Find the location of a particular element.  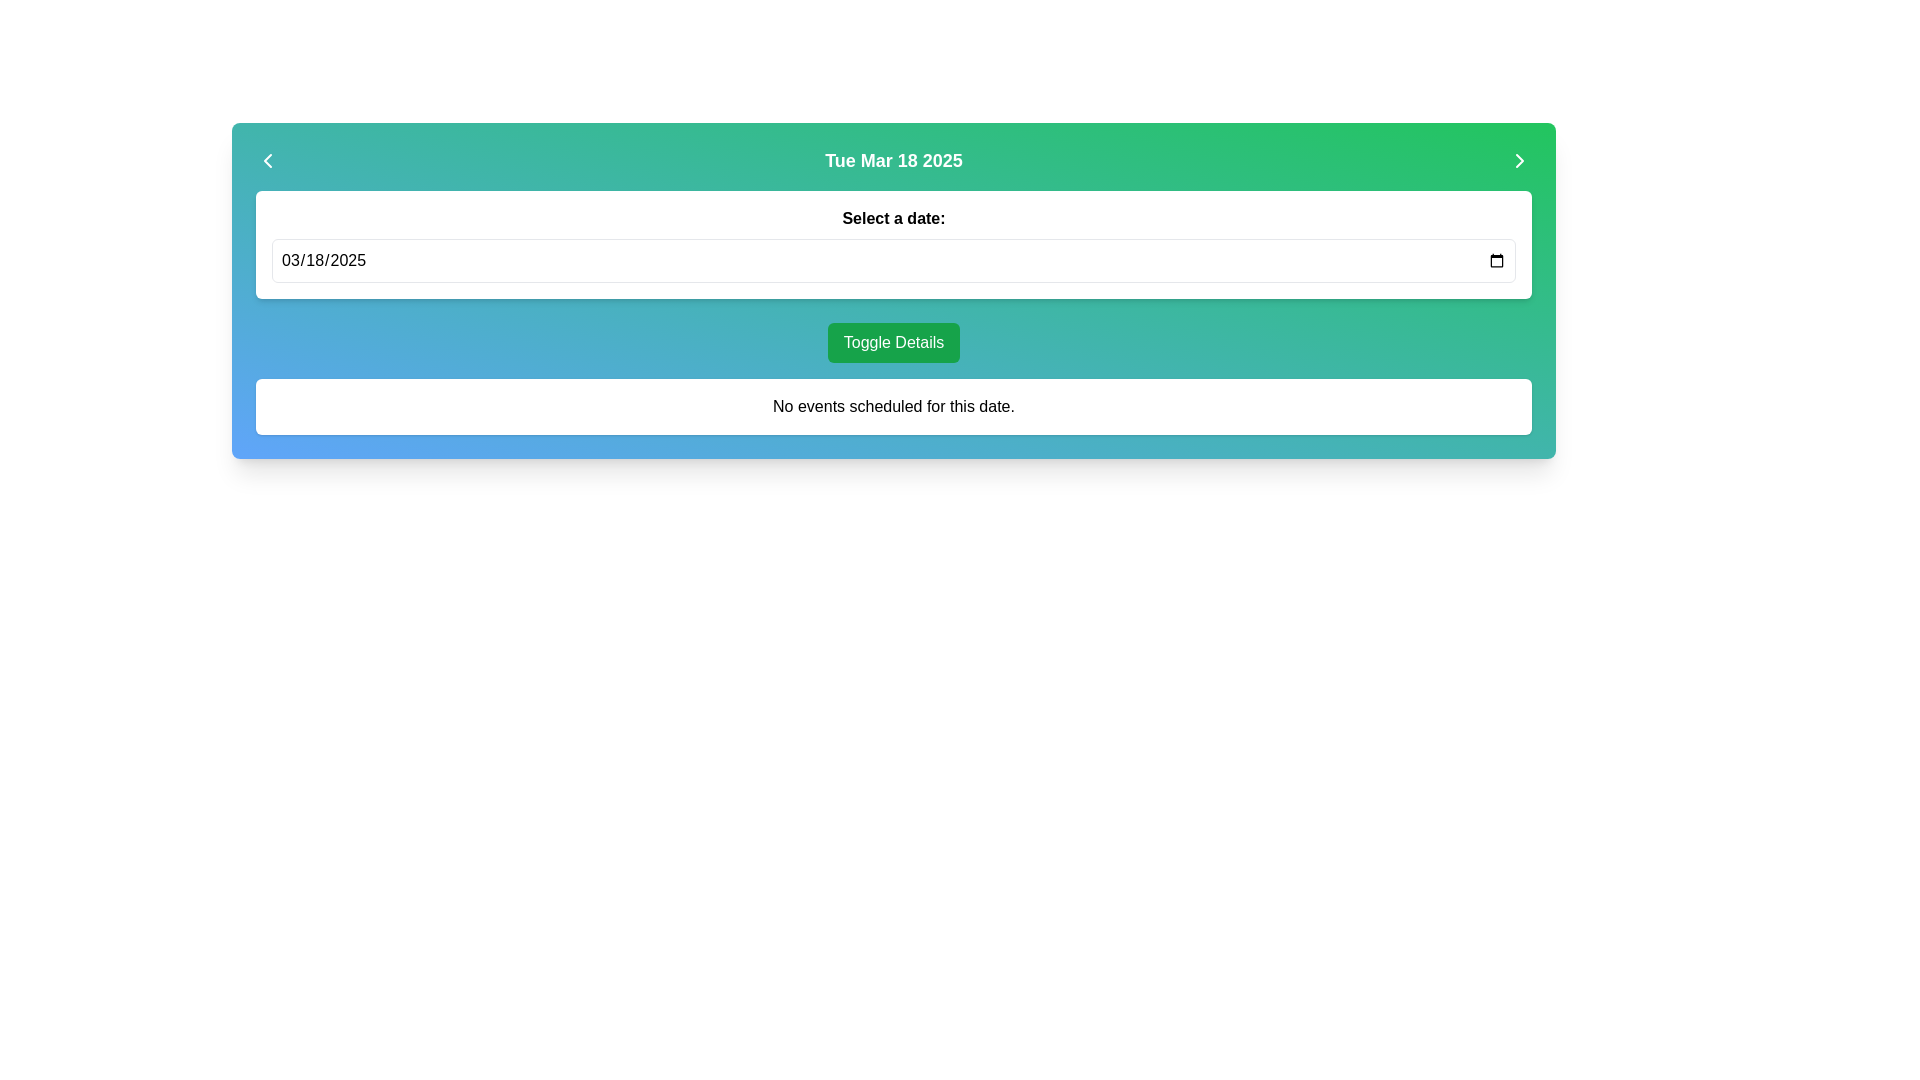

the Chevron icon located in the top-right corner of the card is located at coordinates (1520, 160).